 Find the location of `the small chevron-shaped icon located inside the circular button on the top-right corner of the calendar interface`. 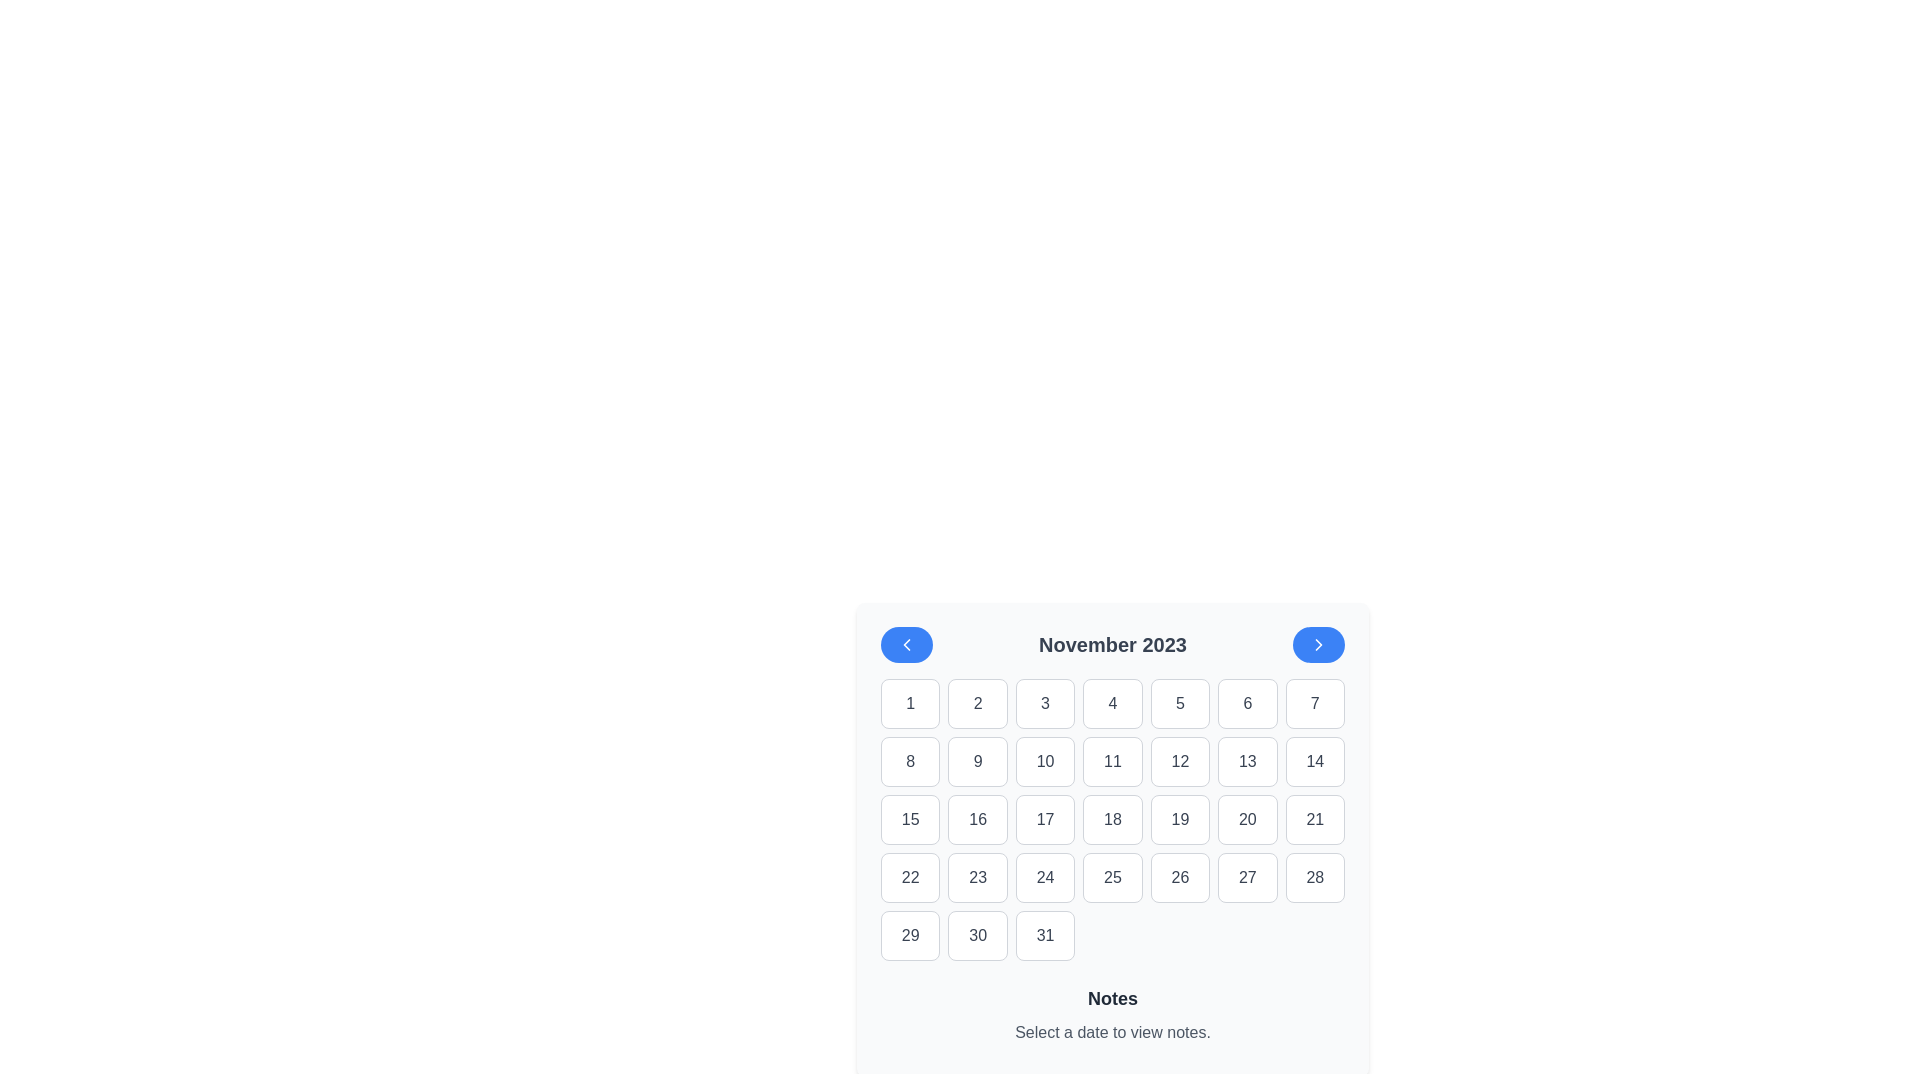

the small chevron-shaped icon located inside the circular button on the top-right corner of the calendar interface is located at coordinates (1319, 644).